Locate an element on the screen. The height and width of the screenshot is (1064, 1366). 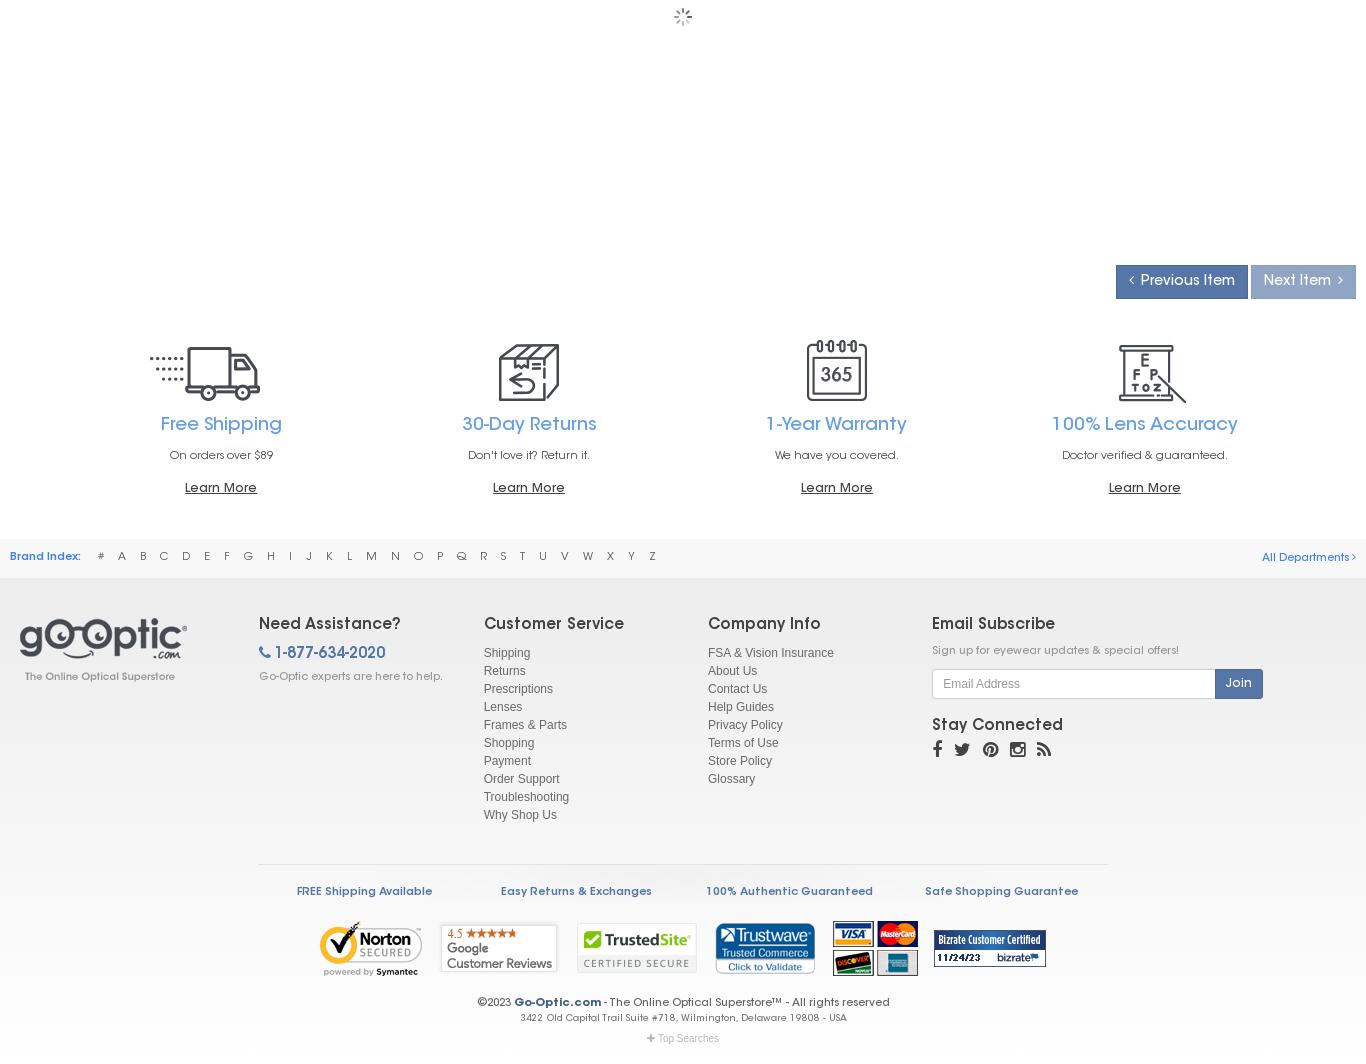
'Safe Shopping Guarantee' is located at coordinates (1001, 891).